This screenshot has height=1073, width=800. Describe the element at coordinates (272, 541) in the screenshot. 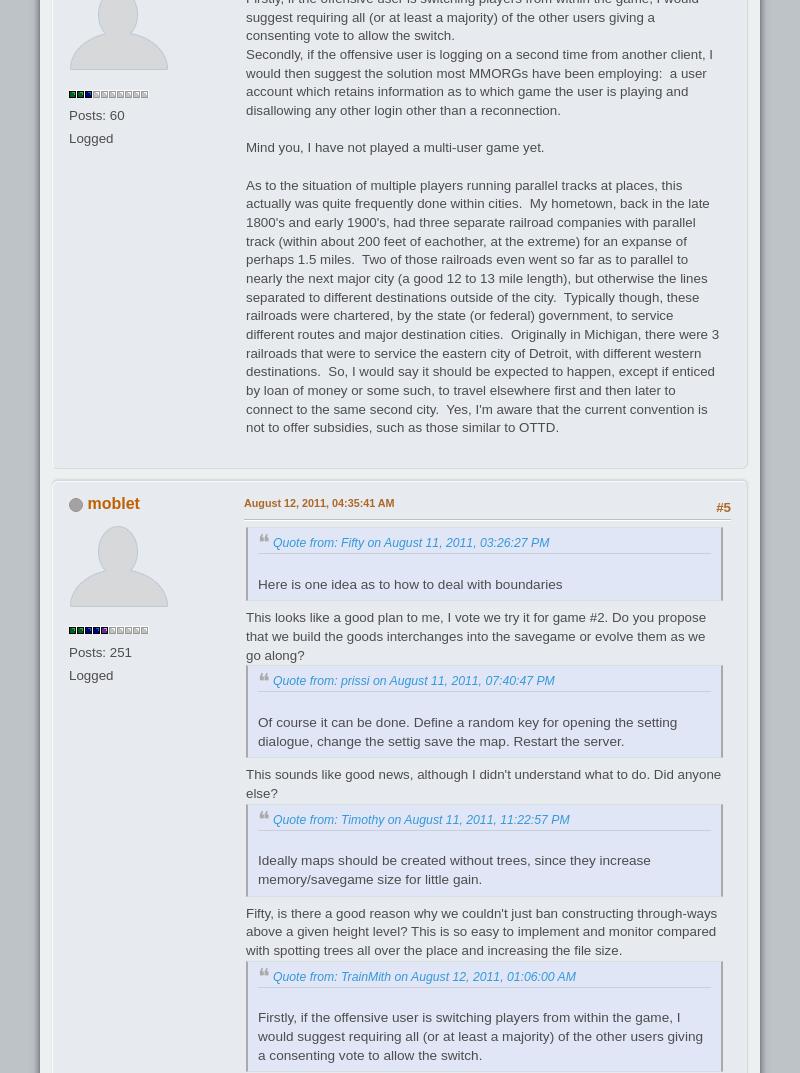

I see `'Quote from: Fifty on August 11, 2011, 03:26:27 PM'` at that location.